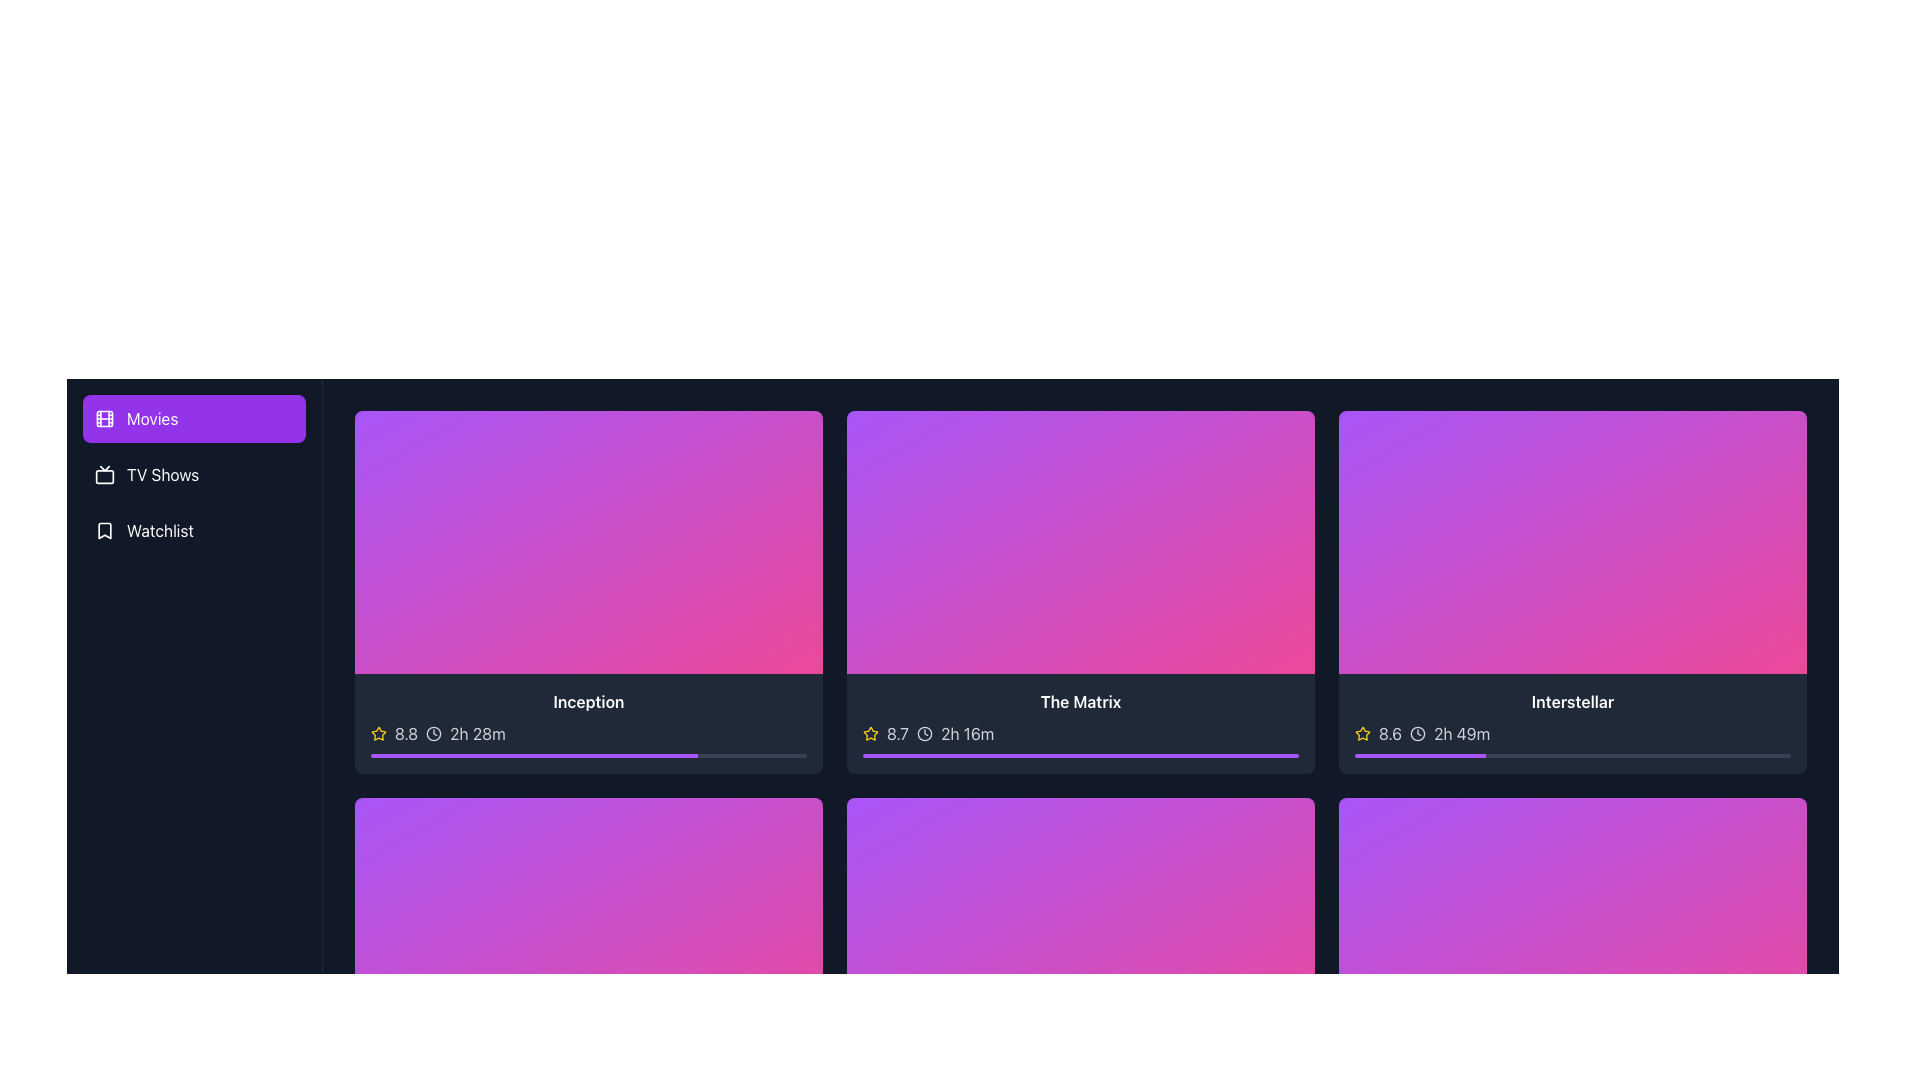 This screenshot has width=1920, height=1080. What do you see at coordinates (870, 733) in the screenshot?
I see `the star icon representing the rating for 'The Matrix', which visually indicates a score of '8.7'` at bounding box center [870, 733].